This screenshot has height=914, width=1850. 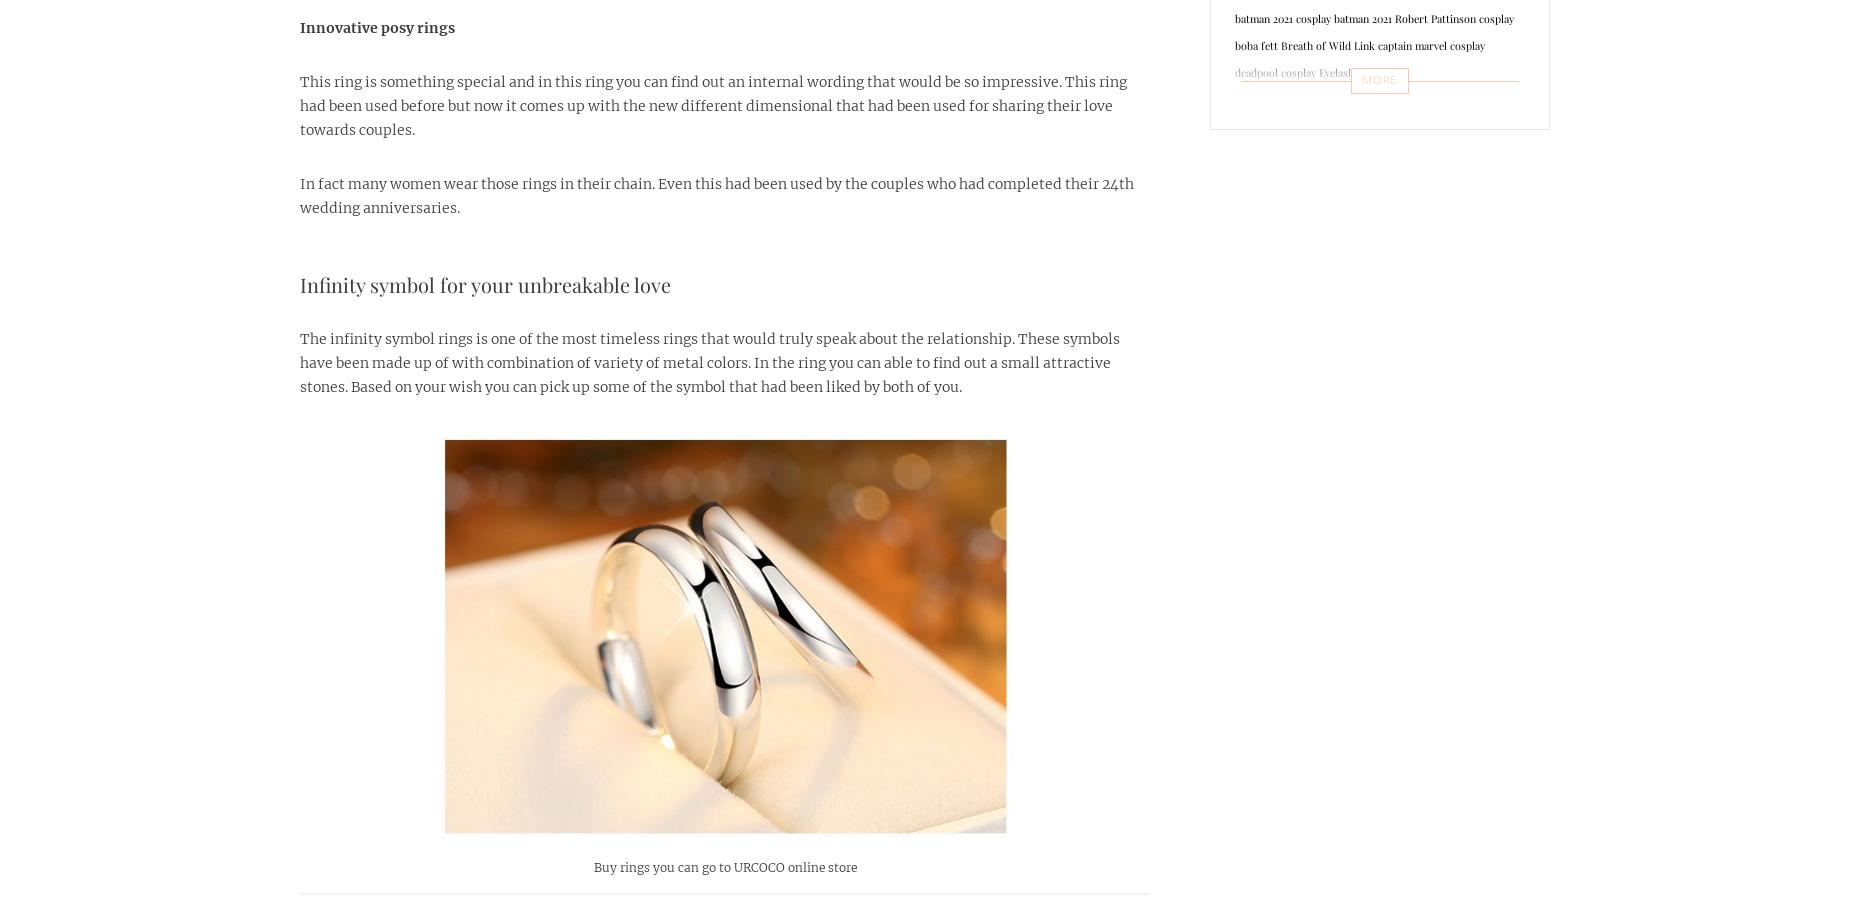 What do you see at coordinates (1281, 17) in the screenshot?
I see `'batman 2021 cosplay'` at bounding box center [1281, 17].